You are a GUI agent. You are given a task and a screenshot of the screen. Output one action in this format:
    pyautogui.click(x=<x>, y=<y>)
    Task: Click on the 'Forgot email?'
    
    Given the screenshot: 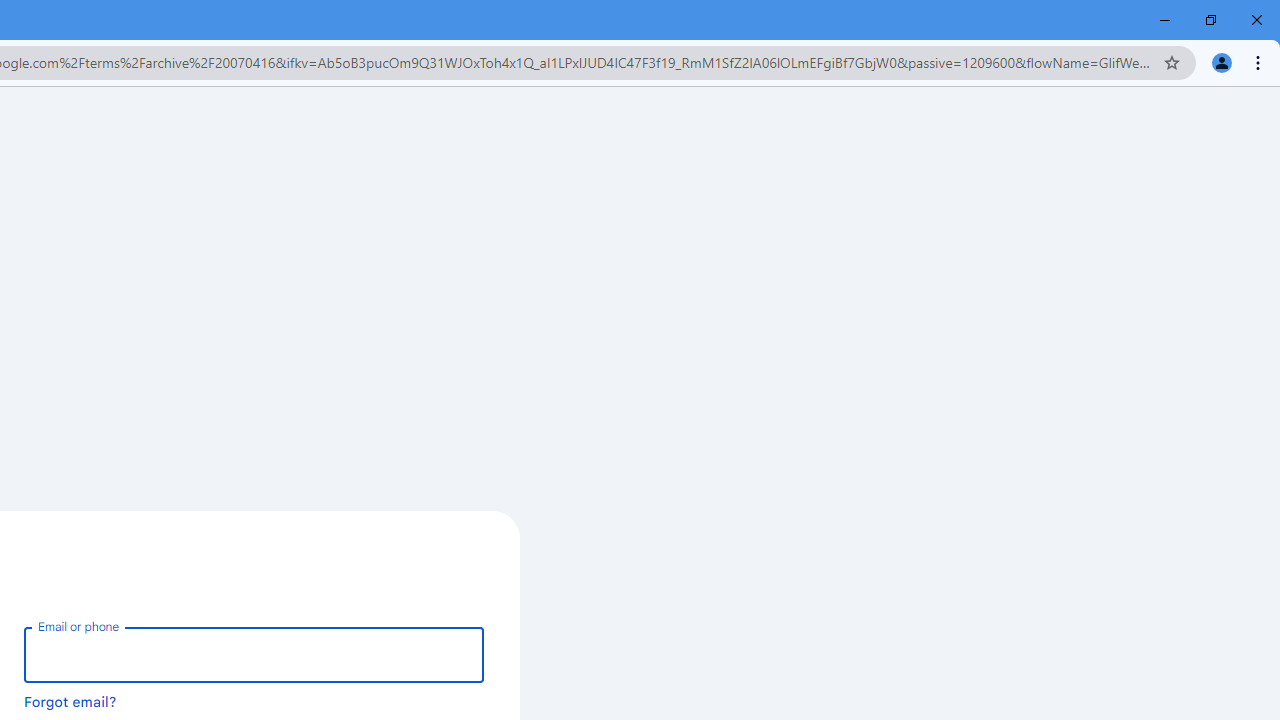 What is the action you would take?
    pyautogui.click(x=70, y=700)
    